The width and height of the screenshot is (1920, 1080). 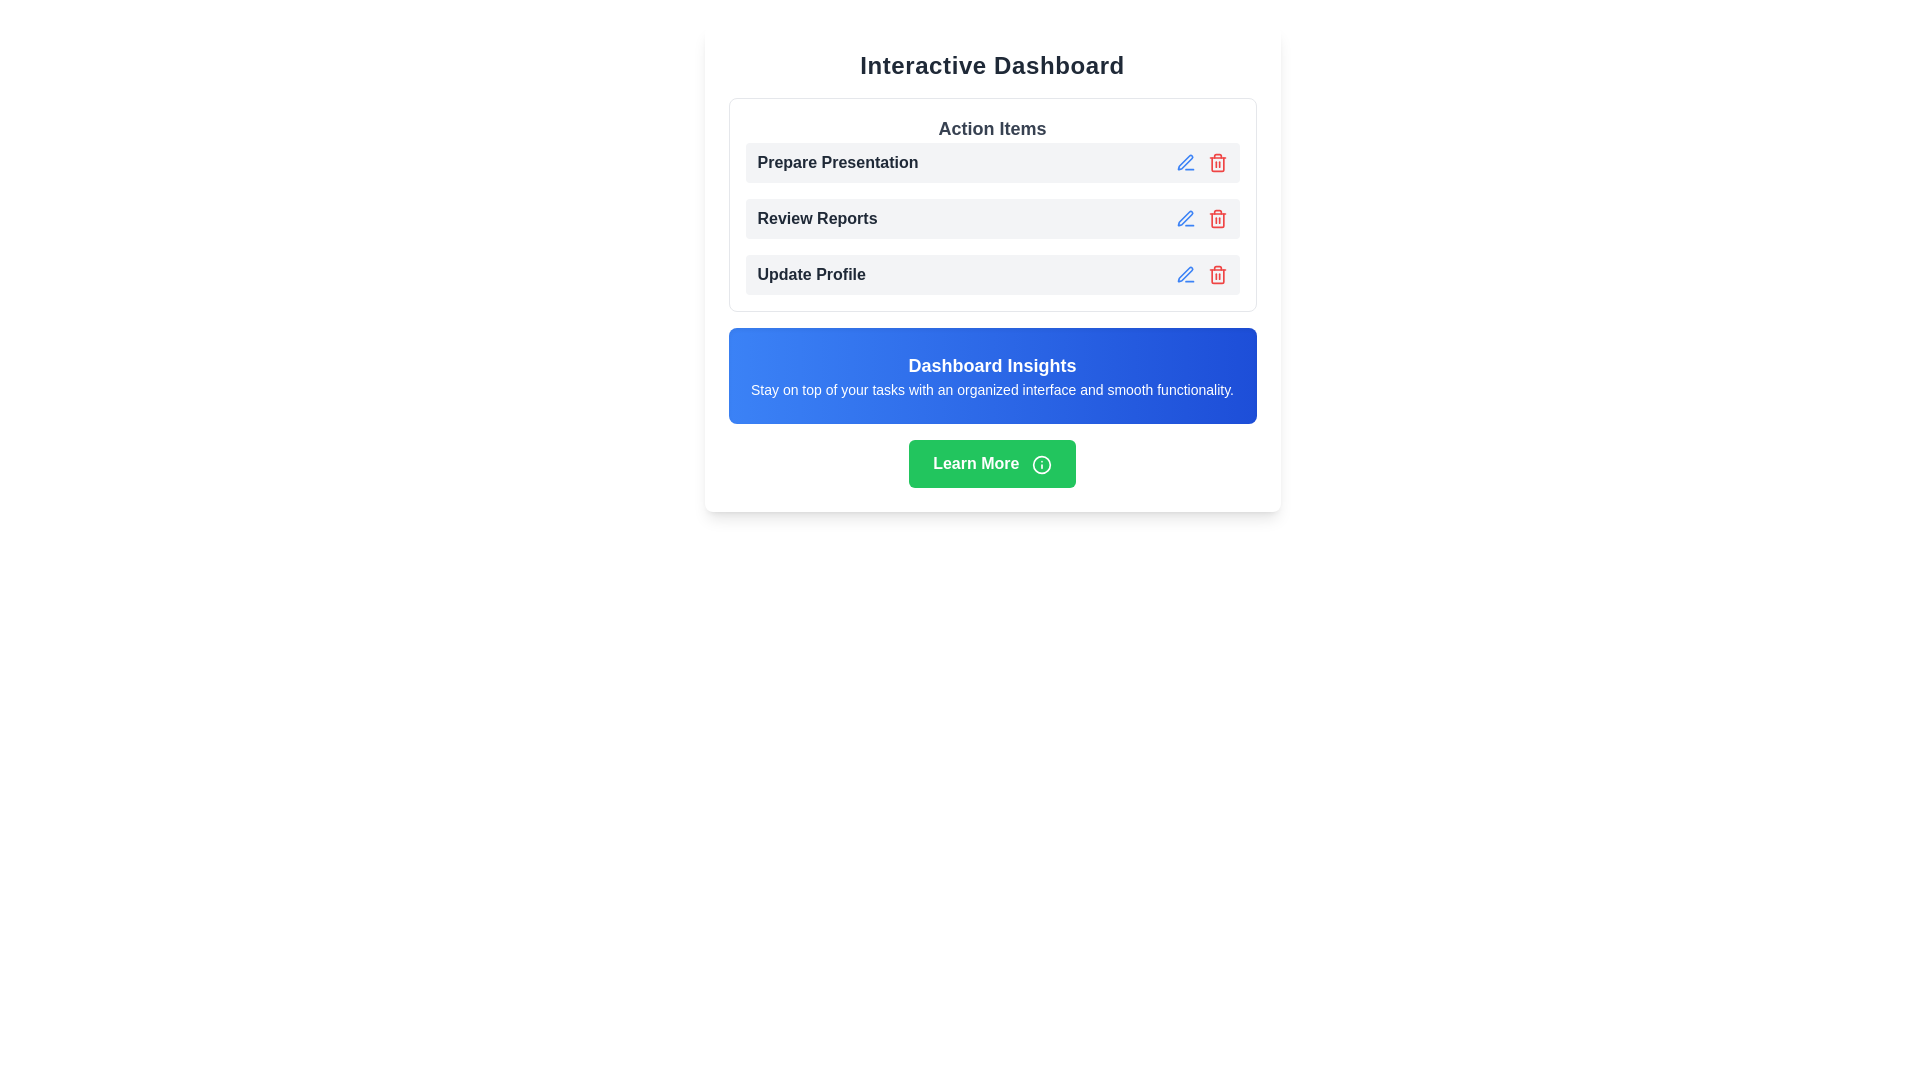 I want to click on the trash bin icon in the button group, so click(x=1200, y=161).